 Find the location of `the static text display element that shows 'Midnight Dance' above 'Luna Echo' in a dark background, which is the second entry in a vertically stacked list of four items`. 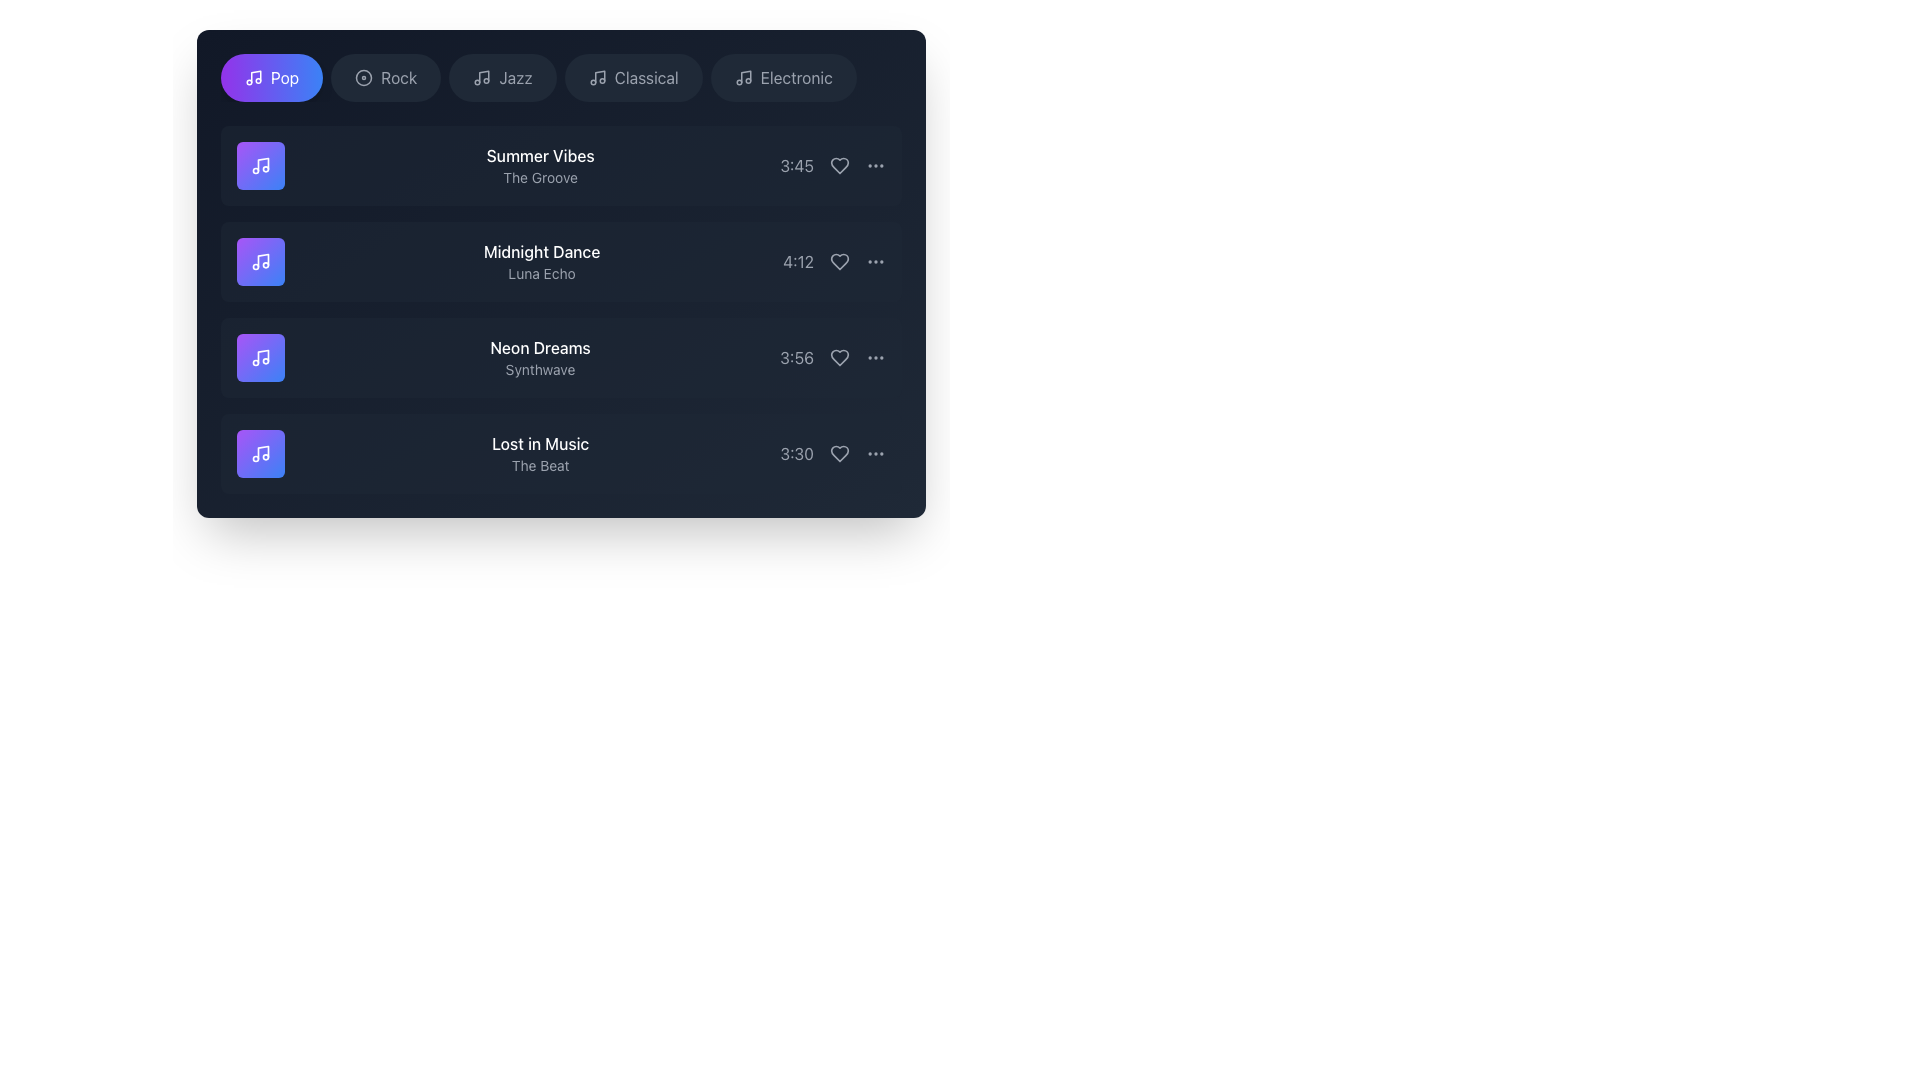

the static text display element that shows 'Midnight Dance' above 'Luna Echo' in a dark background, which is the second entry in a vertically stacked list of four items is located at coordinates (542, 261).